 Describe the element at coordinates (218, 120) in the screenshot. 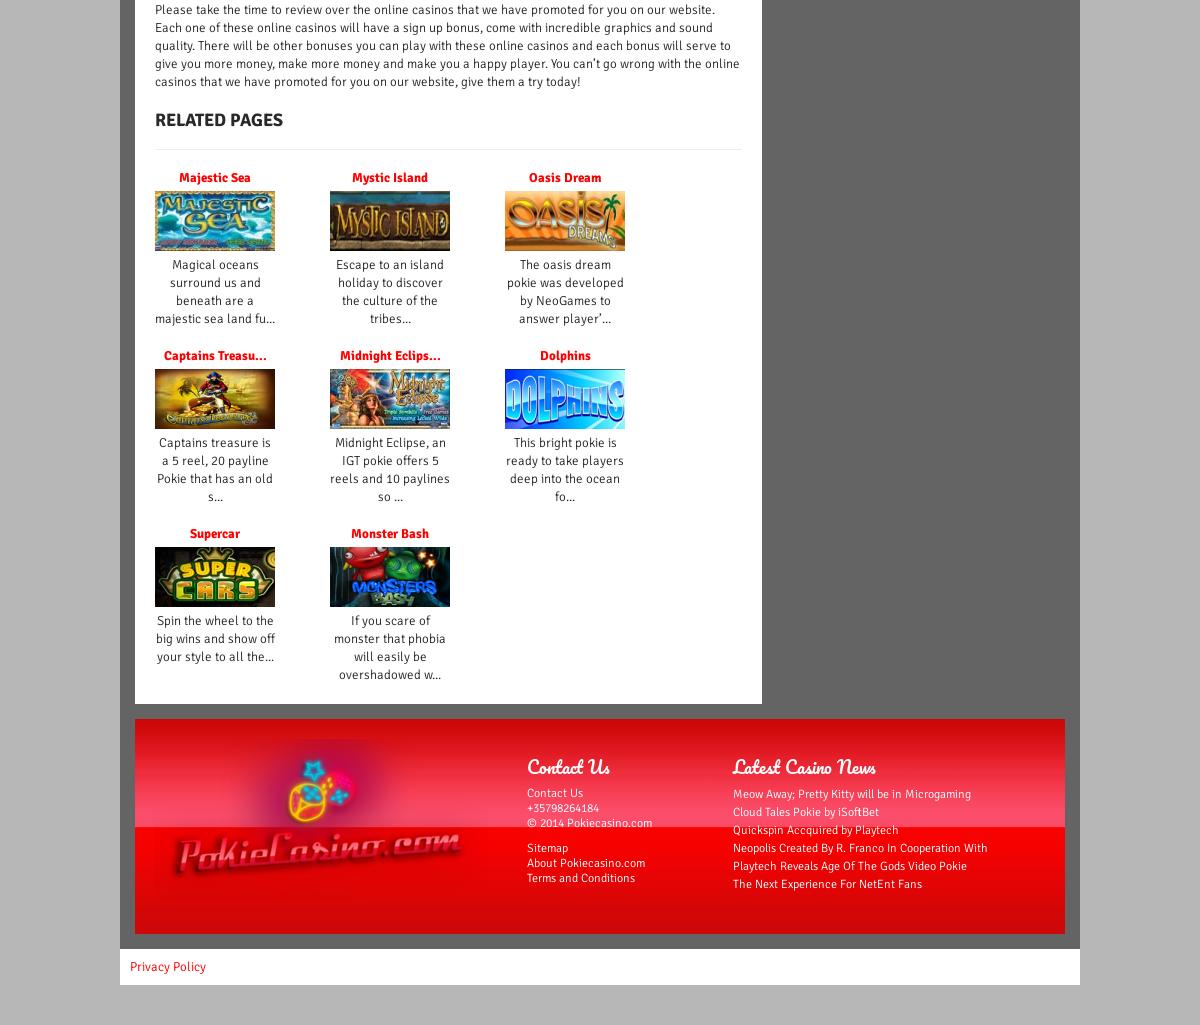

I see `'Related pages'` at that location.